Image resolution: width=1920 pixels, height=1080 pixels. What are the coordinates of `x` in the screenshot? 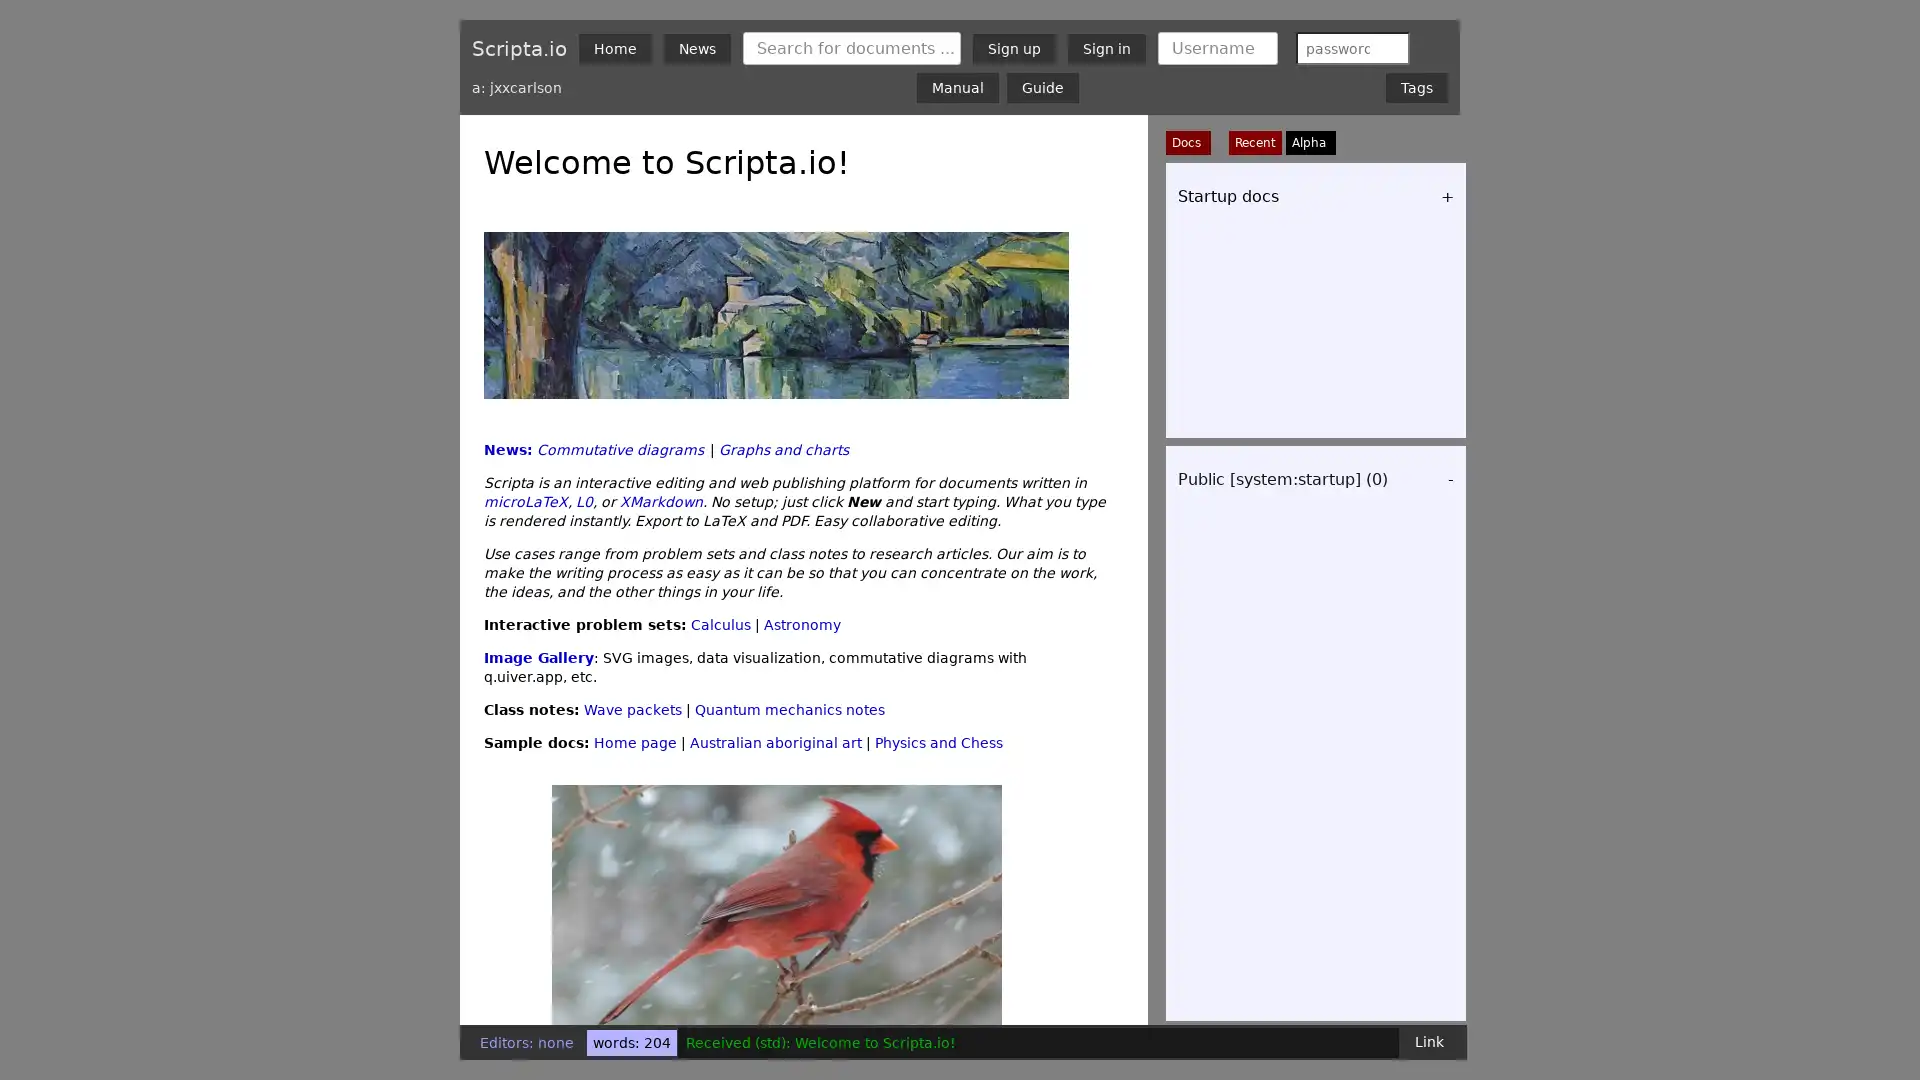 It's located at (1387, 46).